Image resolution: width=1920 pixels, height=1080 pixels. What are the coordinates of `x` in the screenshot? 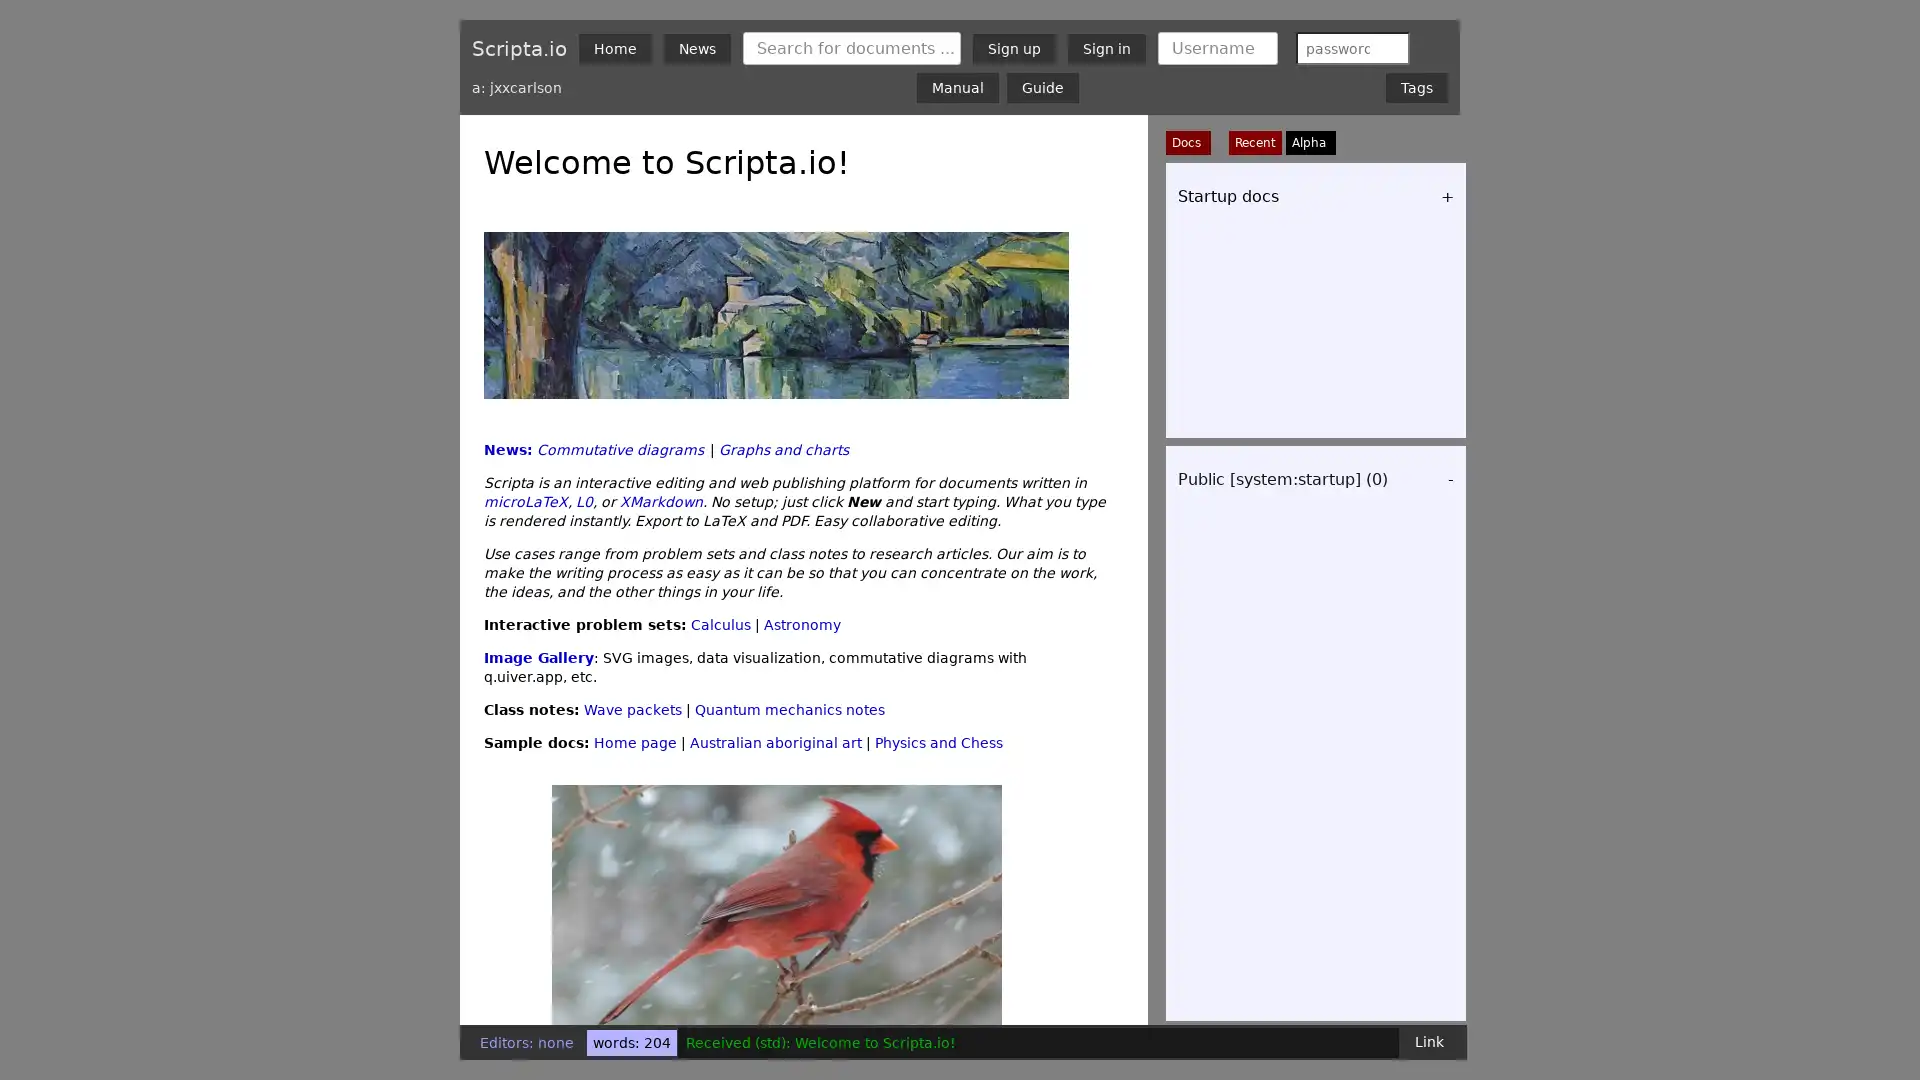 It's located at (1387, 46).